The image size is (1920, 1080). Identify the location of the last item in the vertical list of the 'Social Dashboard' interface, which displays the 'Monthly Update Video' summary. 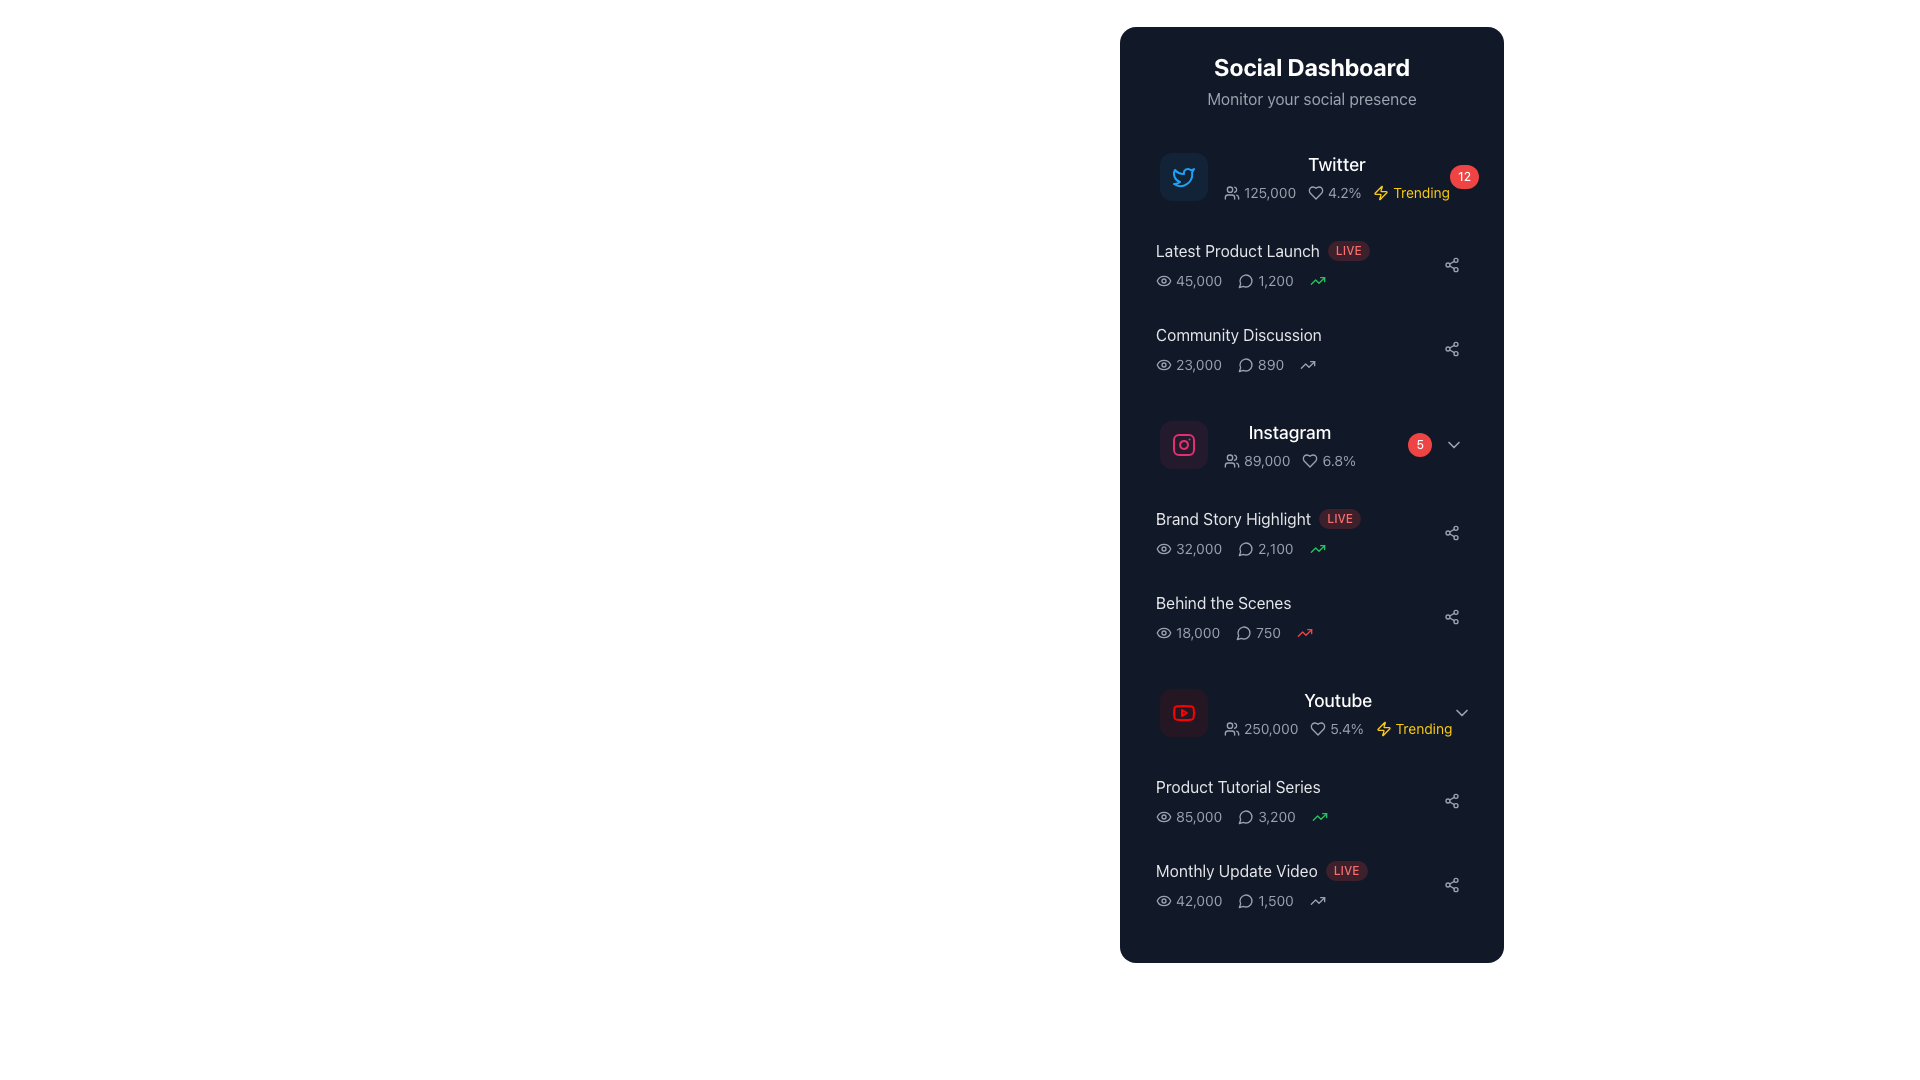
(1311, 883).